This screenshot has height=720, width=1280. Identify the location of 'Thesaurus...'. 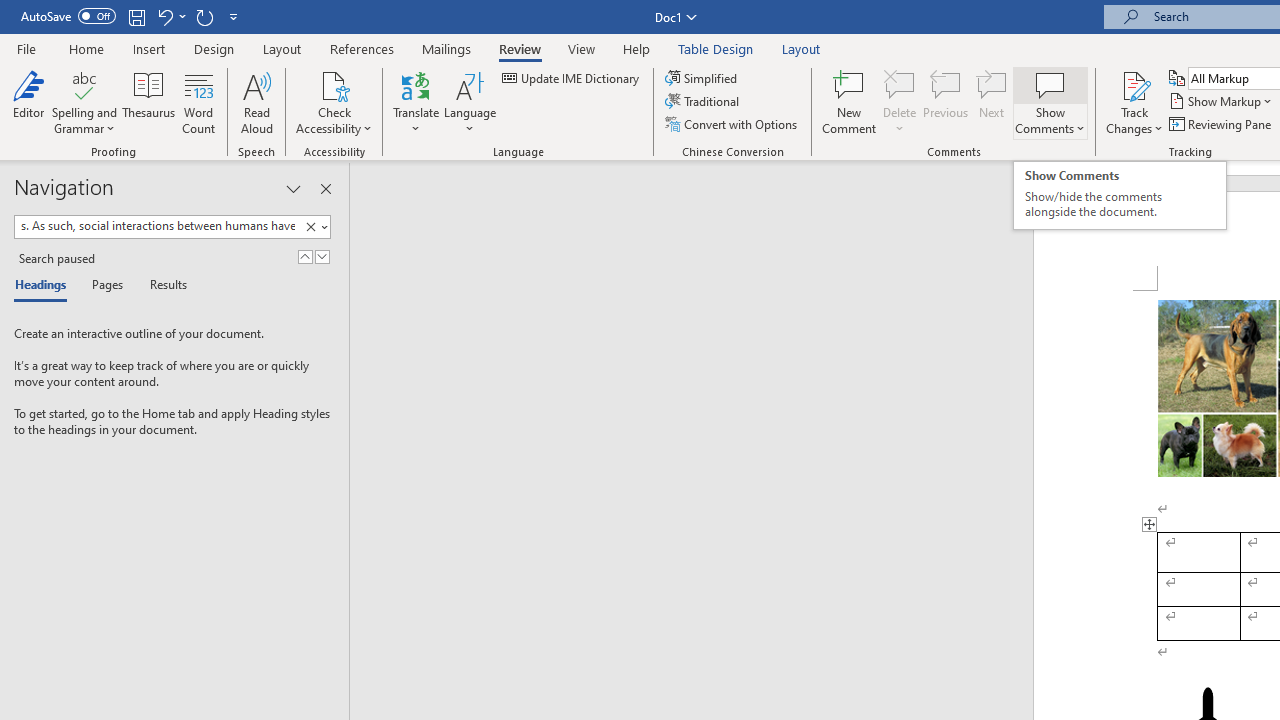
(148, 103).